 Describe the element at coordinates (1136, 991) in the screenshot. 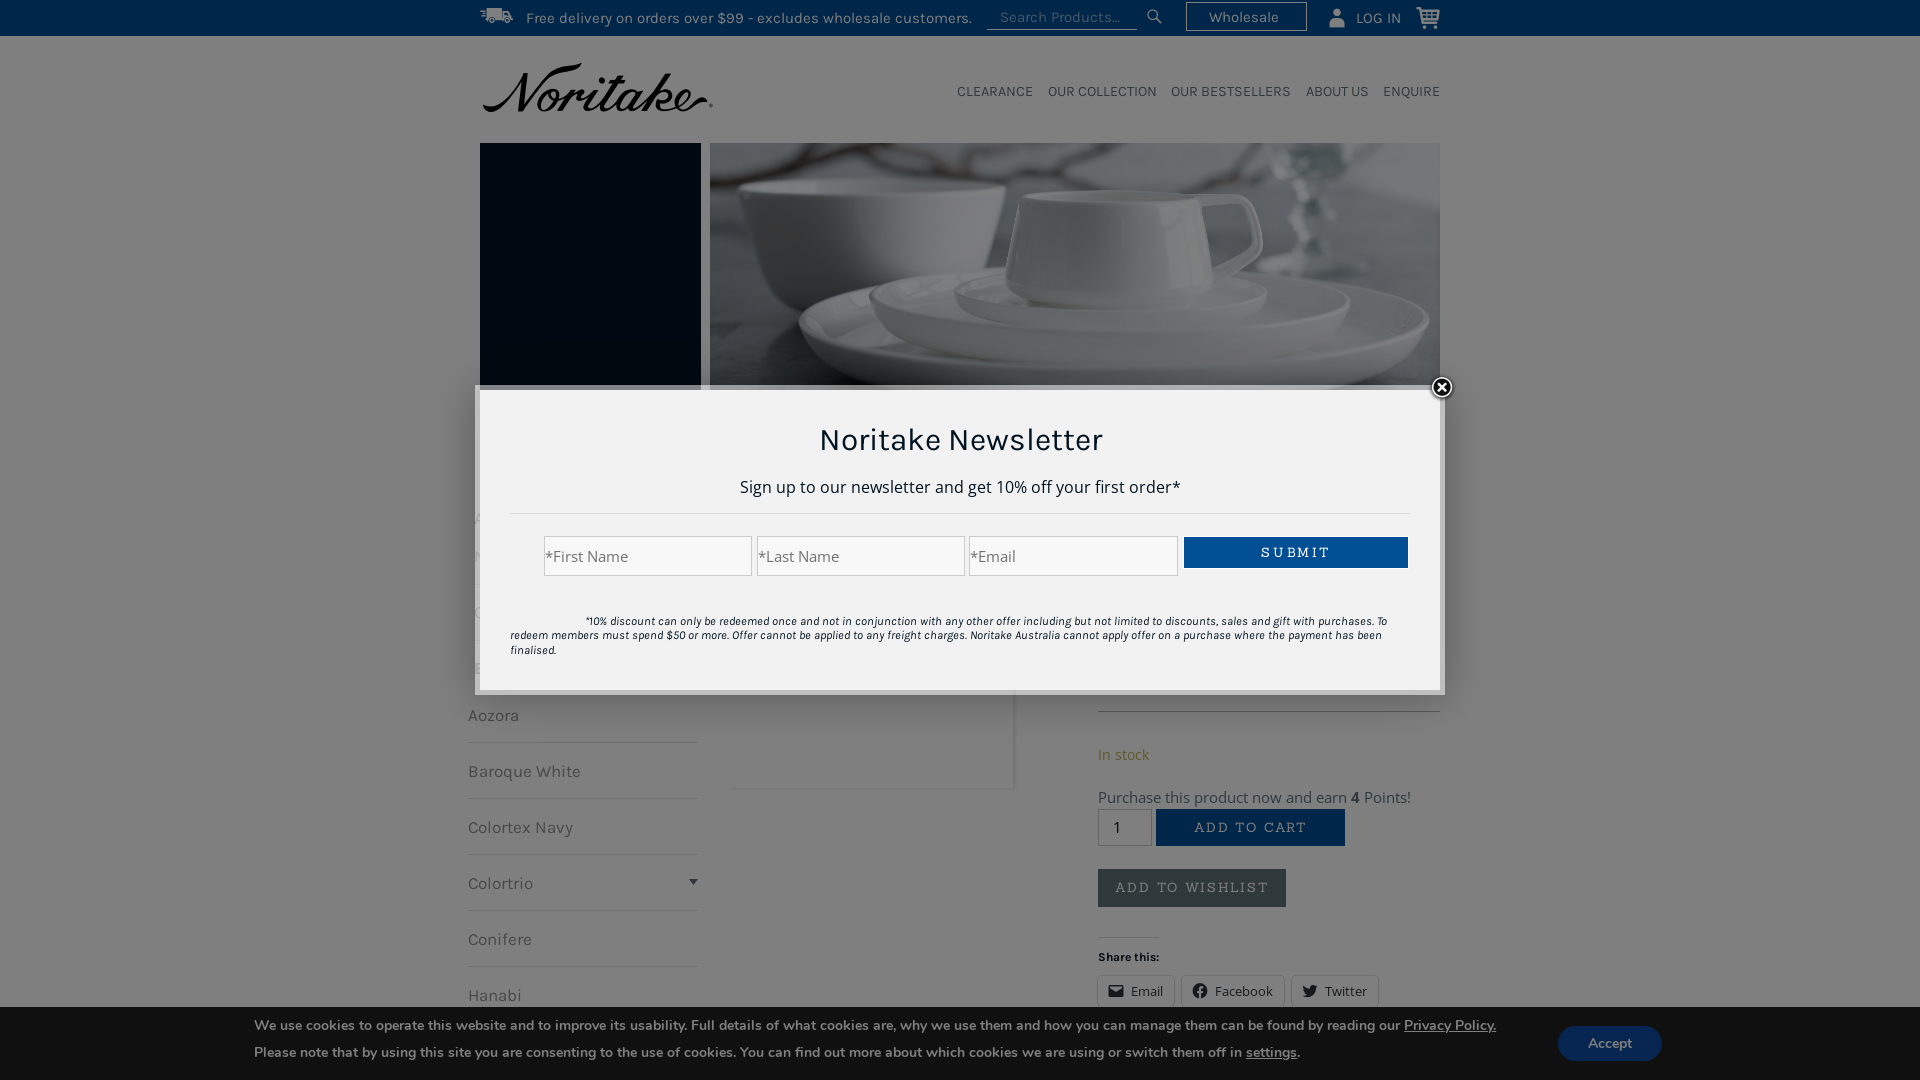

I see `'Email'` at that location.